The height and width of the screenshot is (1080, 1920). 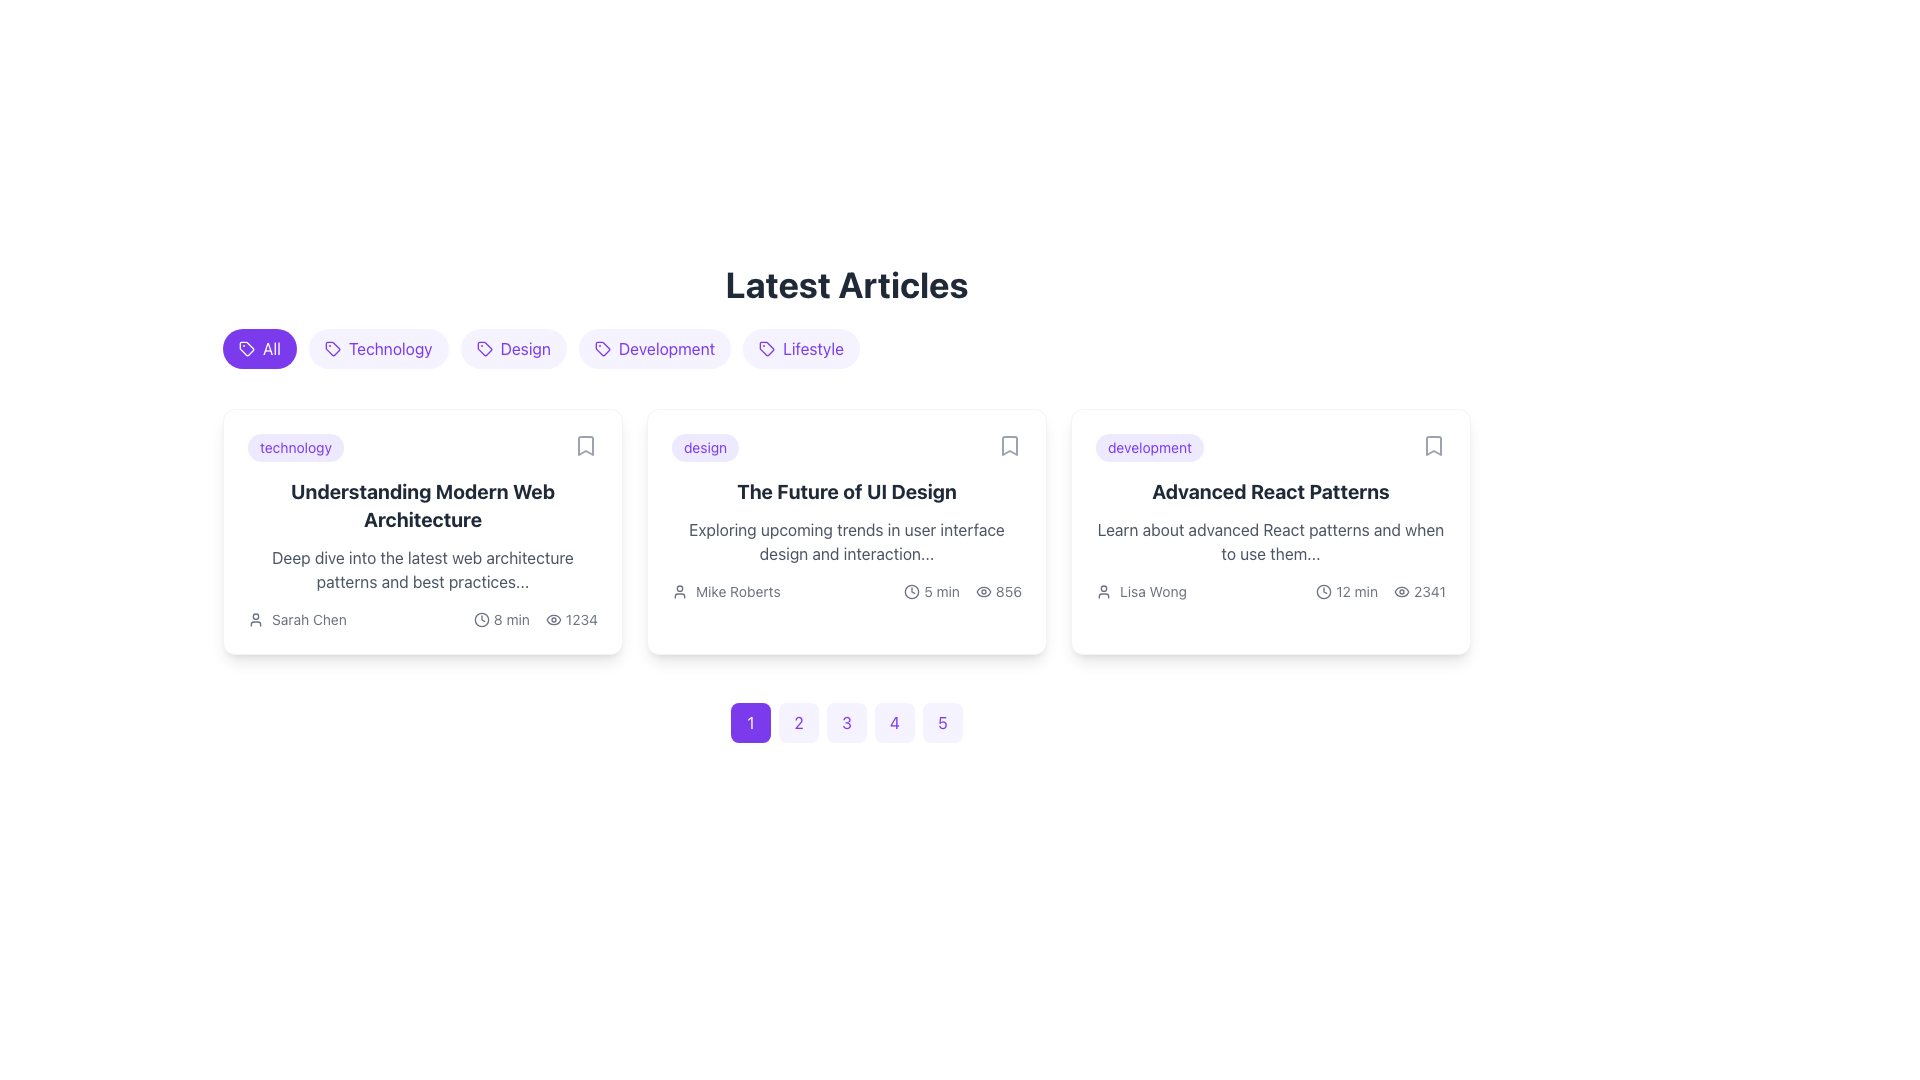 I want to click on the 'Technology' button, which is styled with a purple font on a light purple background, located in the category tags section of the article cards, second from the left, so click(x=390, y=347).